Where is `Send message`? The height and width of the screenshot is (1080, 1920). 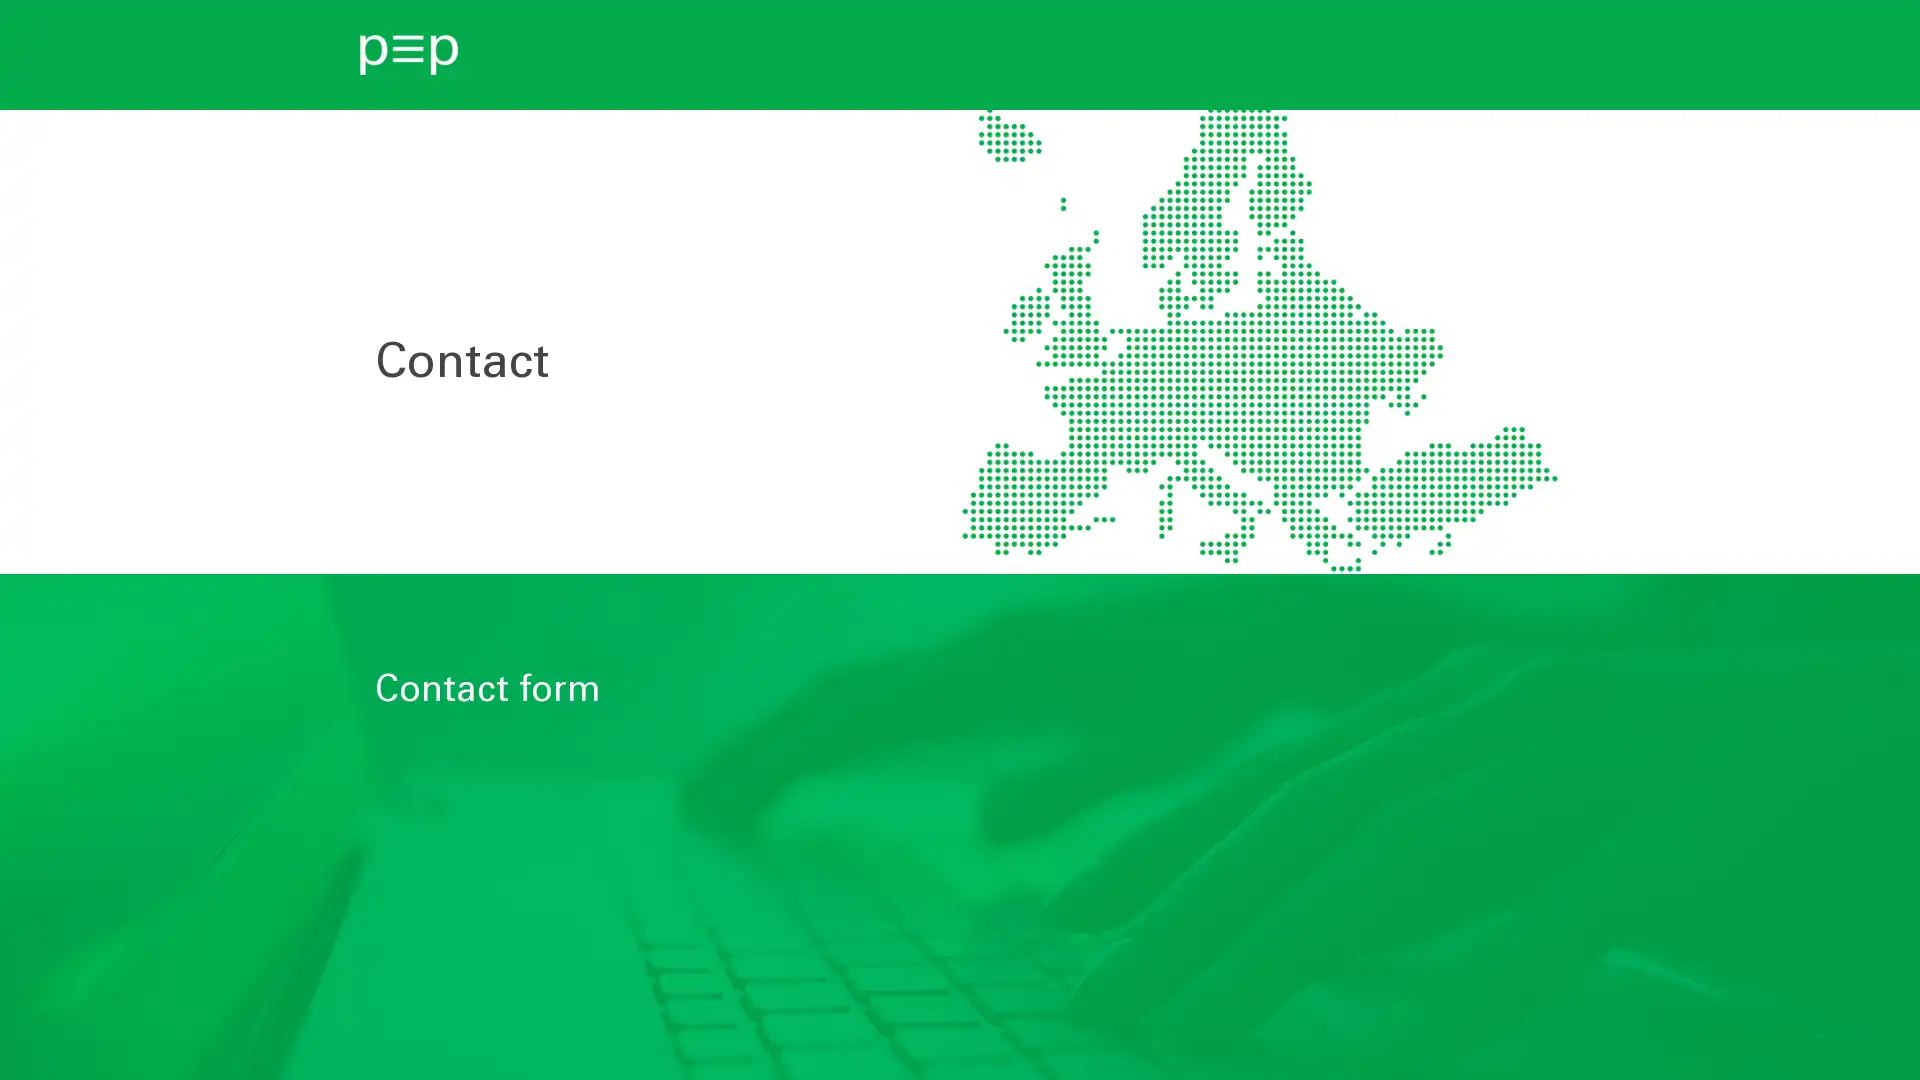 Send message is located at coordinates (462, 999).